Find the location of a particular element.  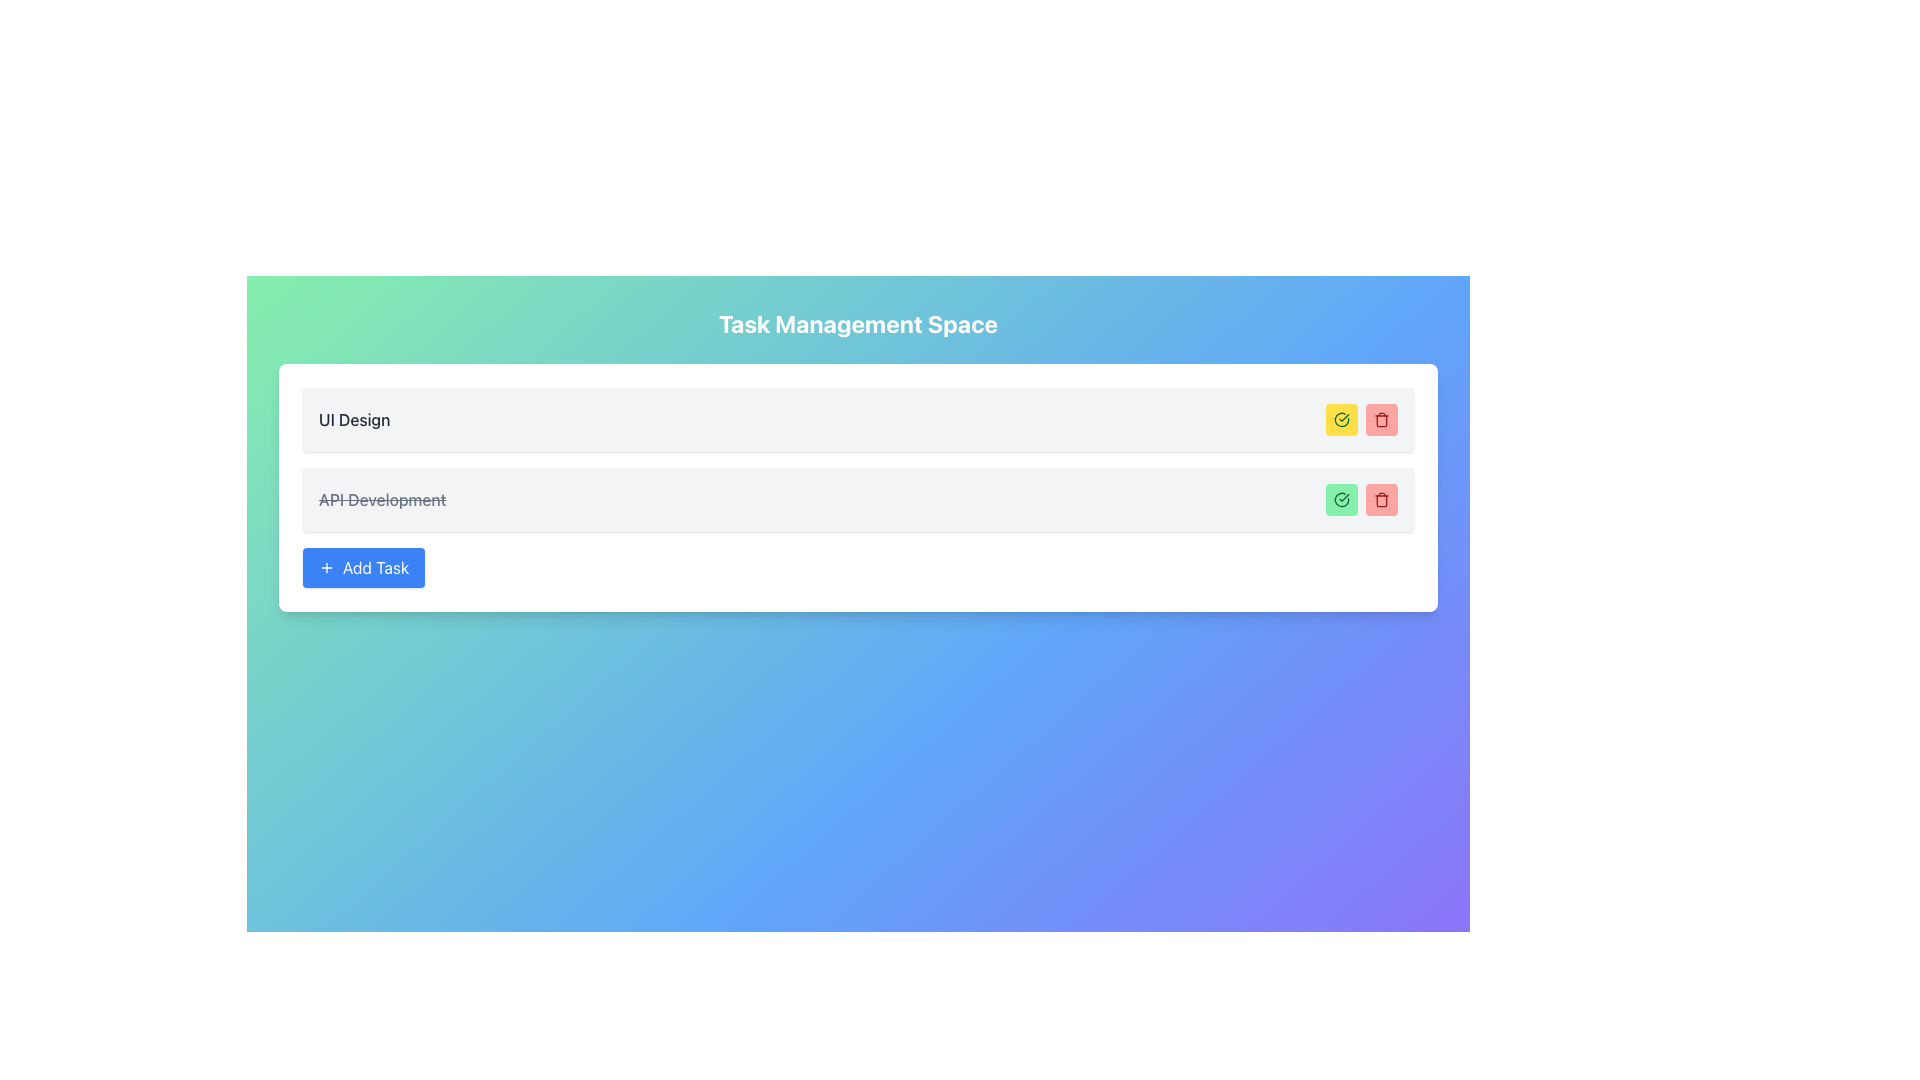

the delete button located in the second task row of the task list is located at coordinates (1381, 499).